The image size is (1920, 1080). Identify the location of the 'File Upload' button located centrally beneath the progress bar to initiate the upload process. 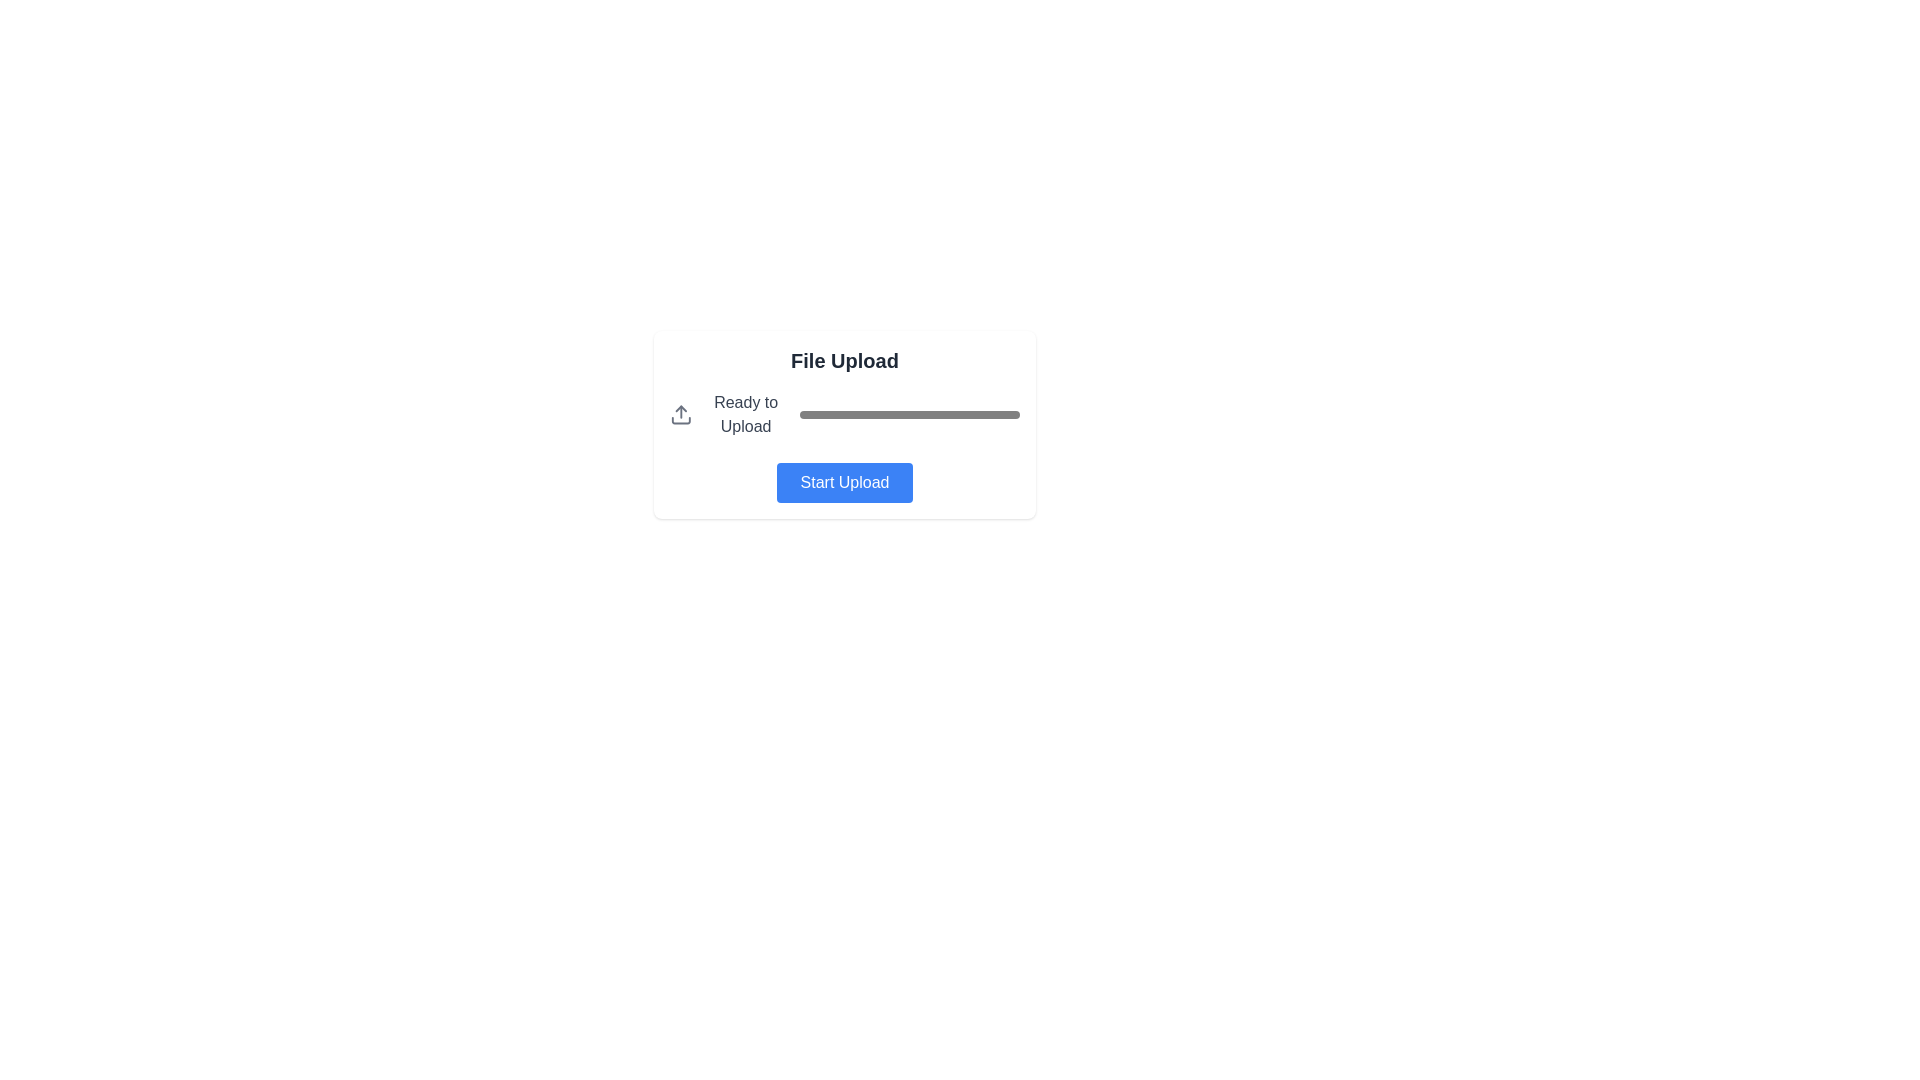
(844, 482).